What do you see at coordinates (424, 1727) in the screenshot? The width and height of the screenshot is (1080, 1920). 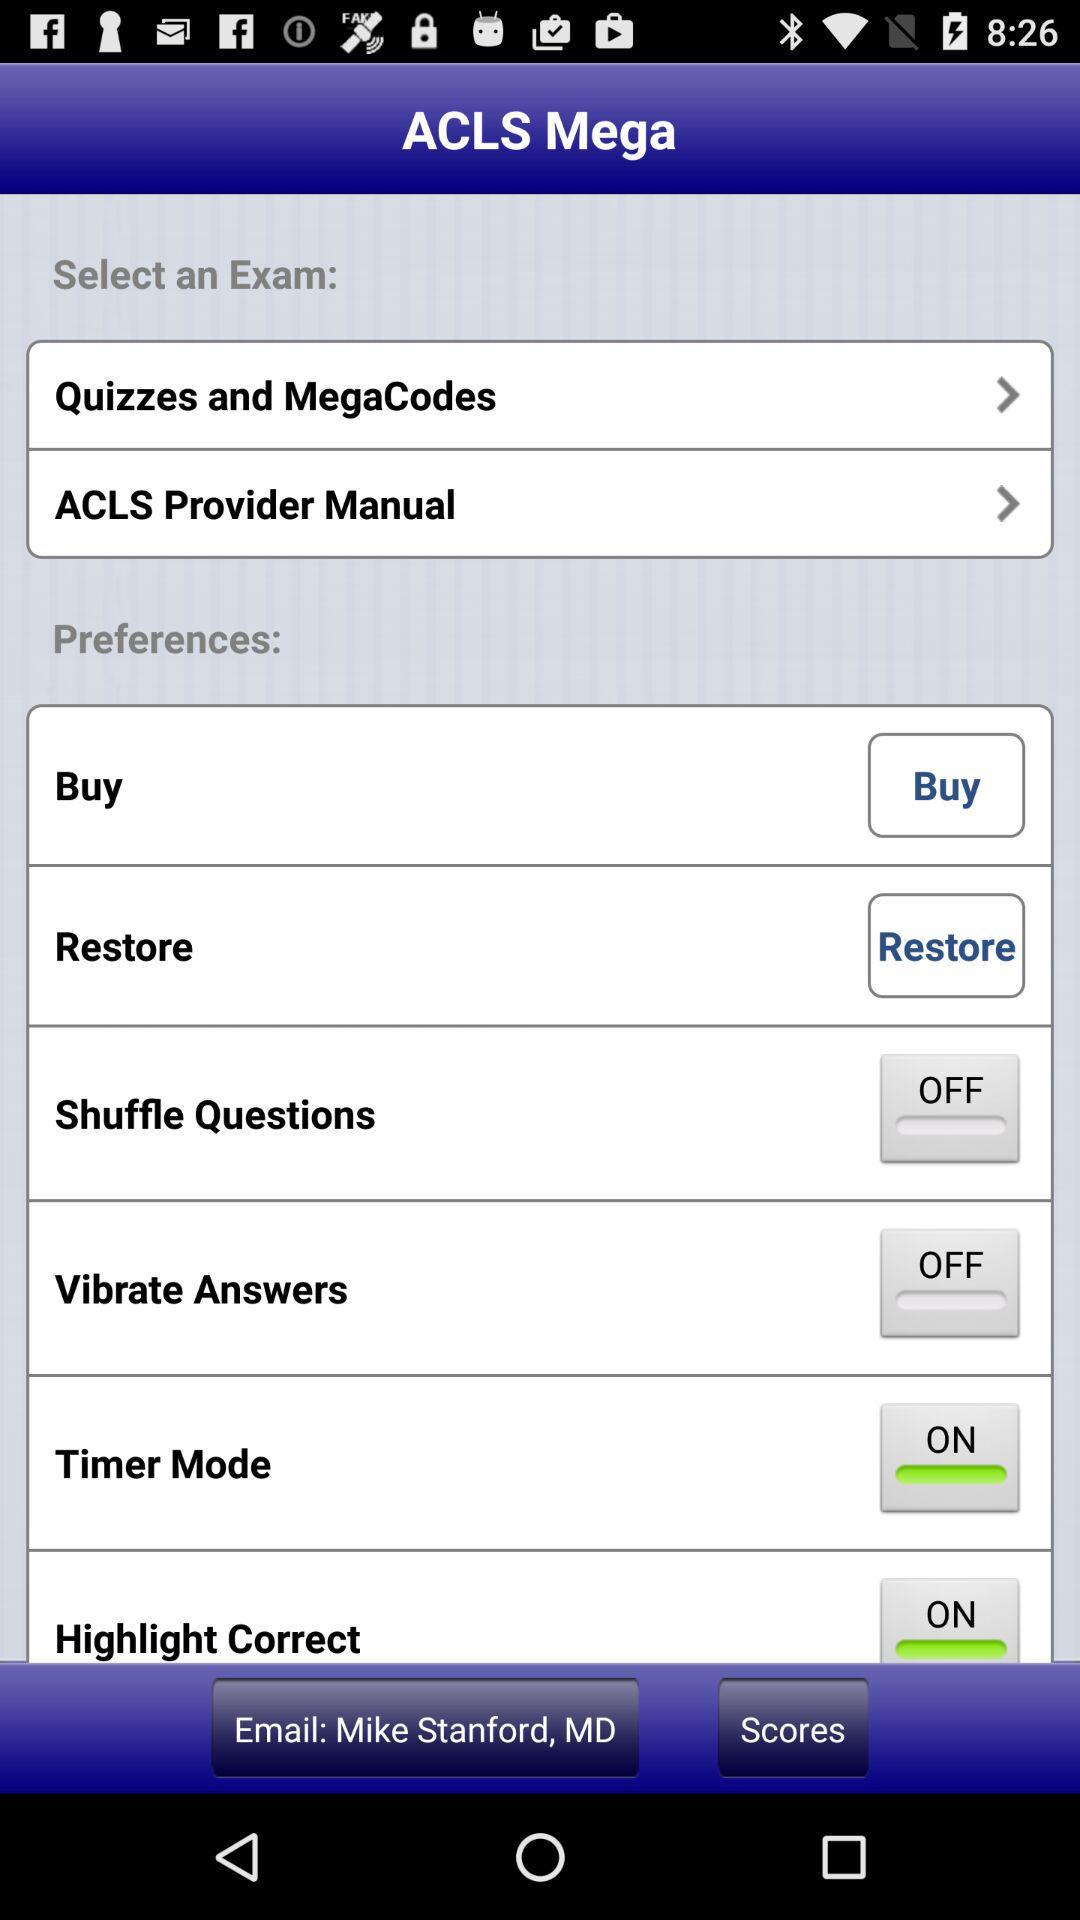 I see `the icon next to the scores` at bounding box center [424, 1727].